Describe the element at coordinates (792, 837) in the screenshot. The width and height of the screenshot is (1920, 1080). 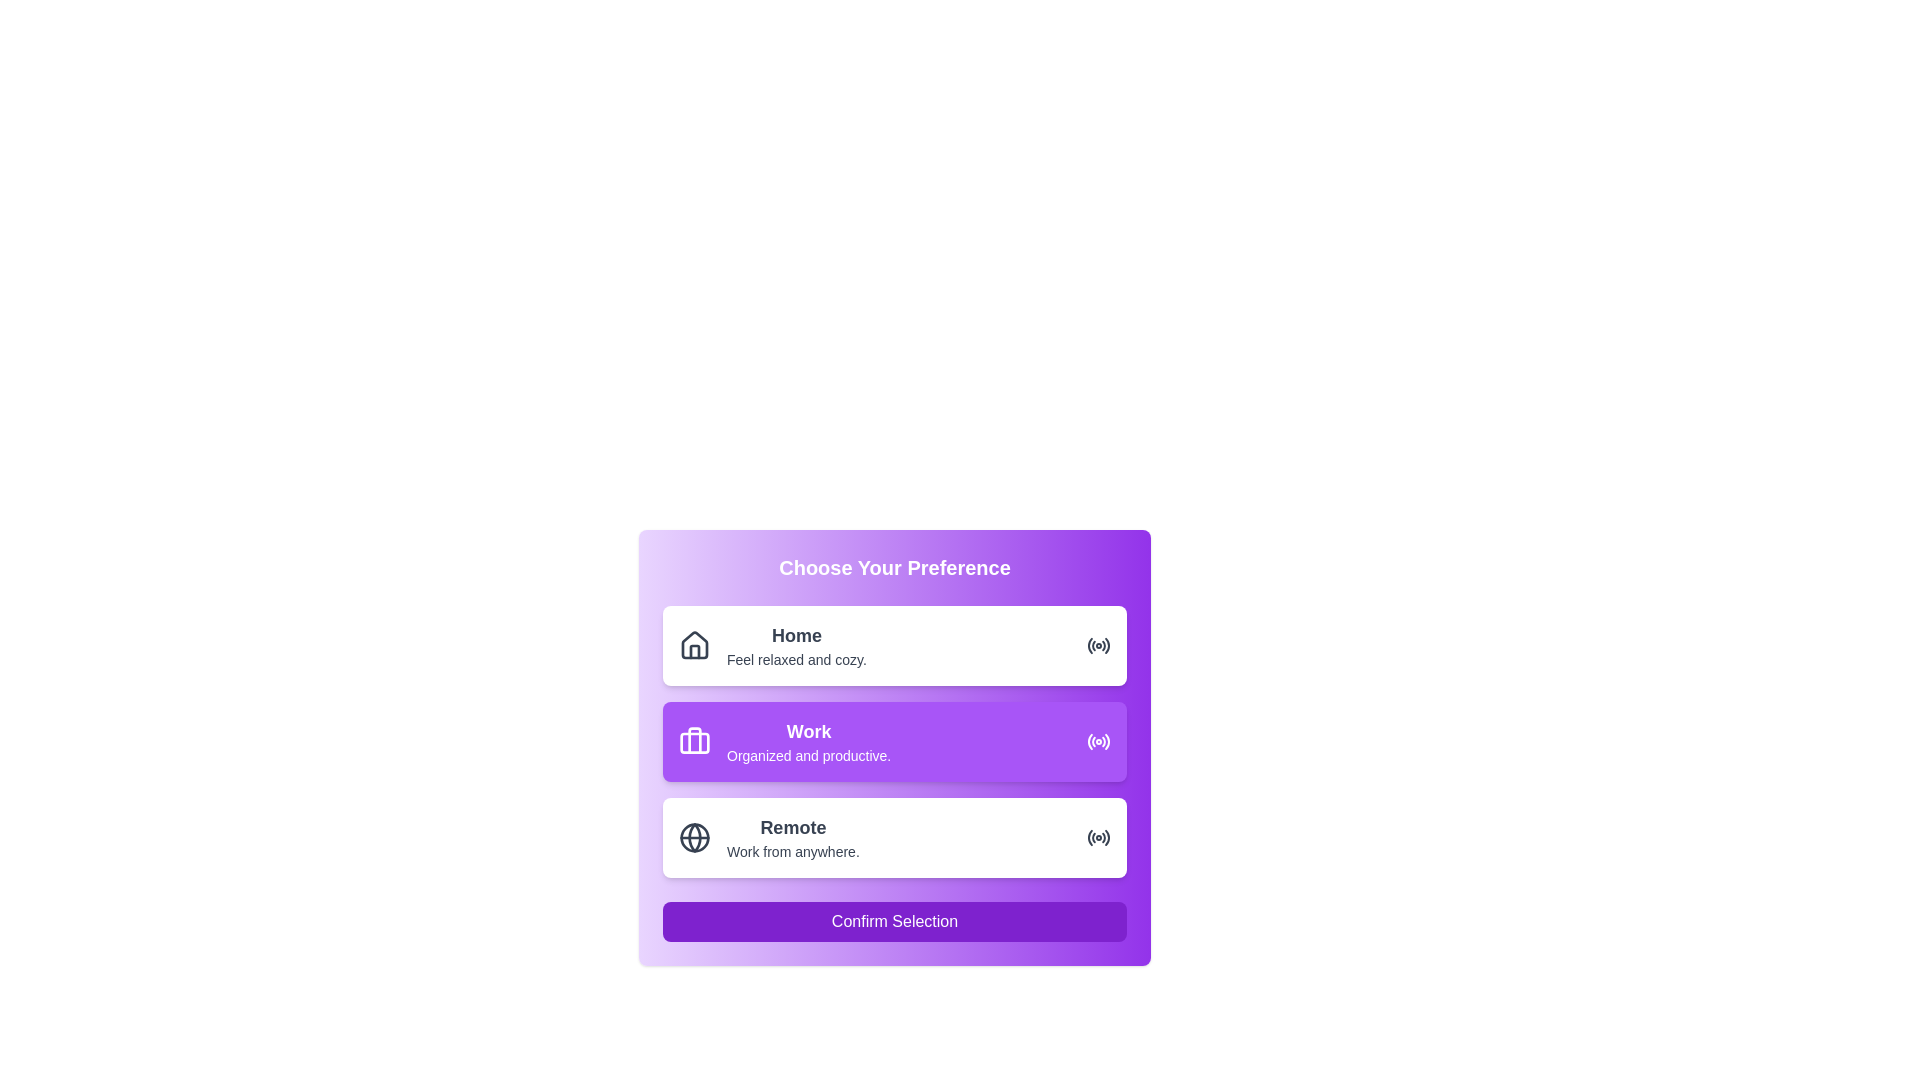
I see `the text label that reads 'Remote' and 'Work from anywhere.'` at that location.